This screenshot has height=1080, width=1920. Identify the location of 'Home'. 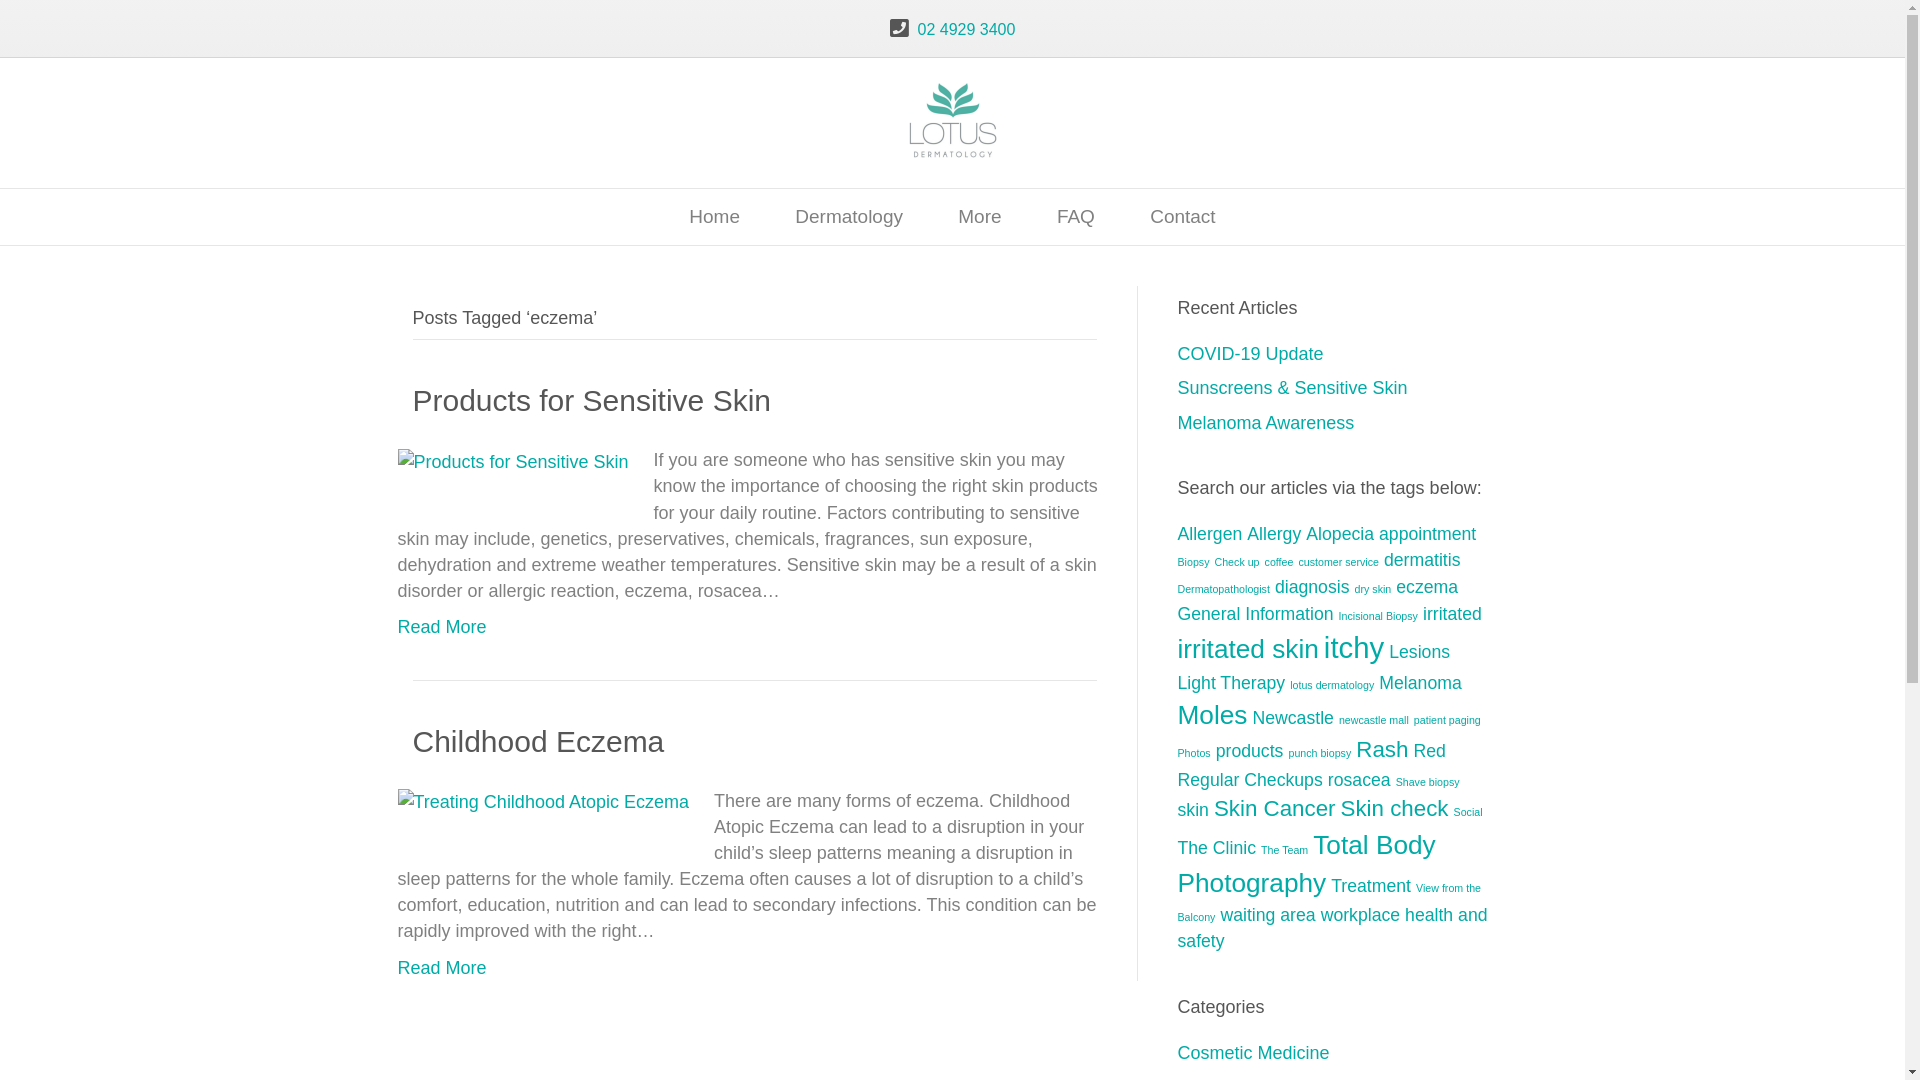
(714, 217).